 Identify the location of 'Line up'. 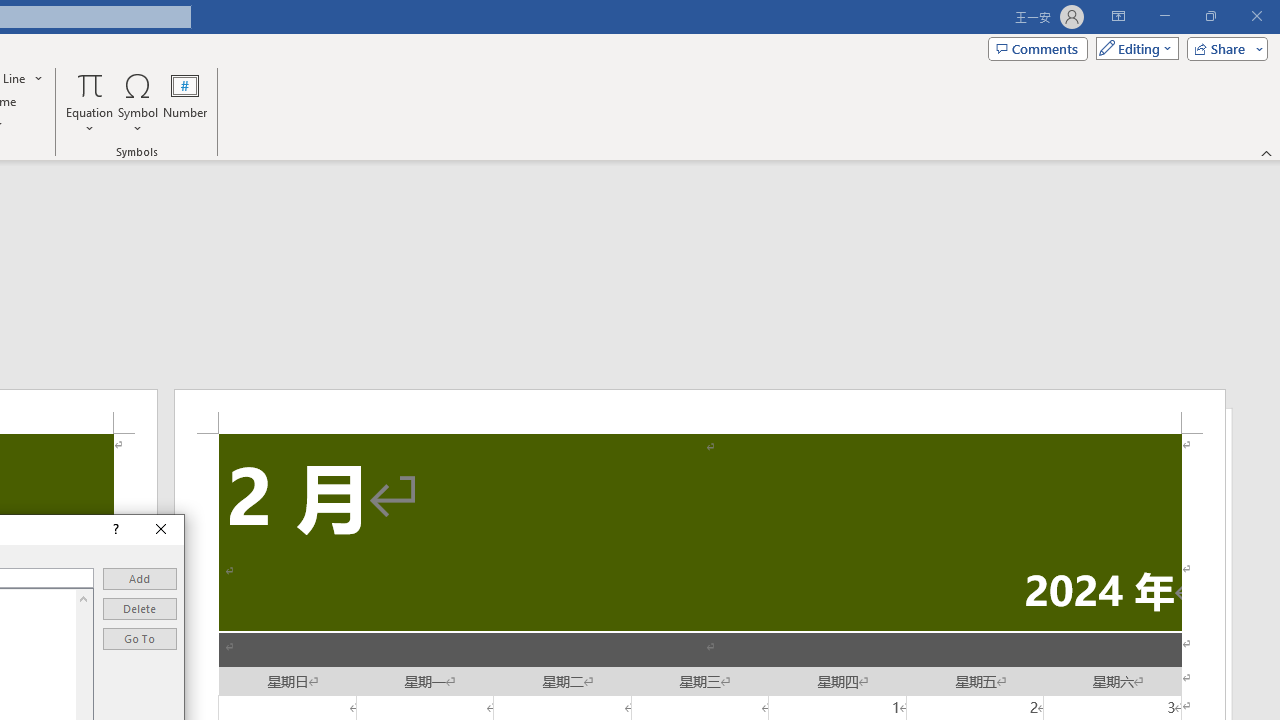
(82, 597).